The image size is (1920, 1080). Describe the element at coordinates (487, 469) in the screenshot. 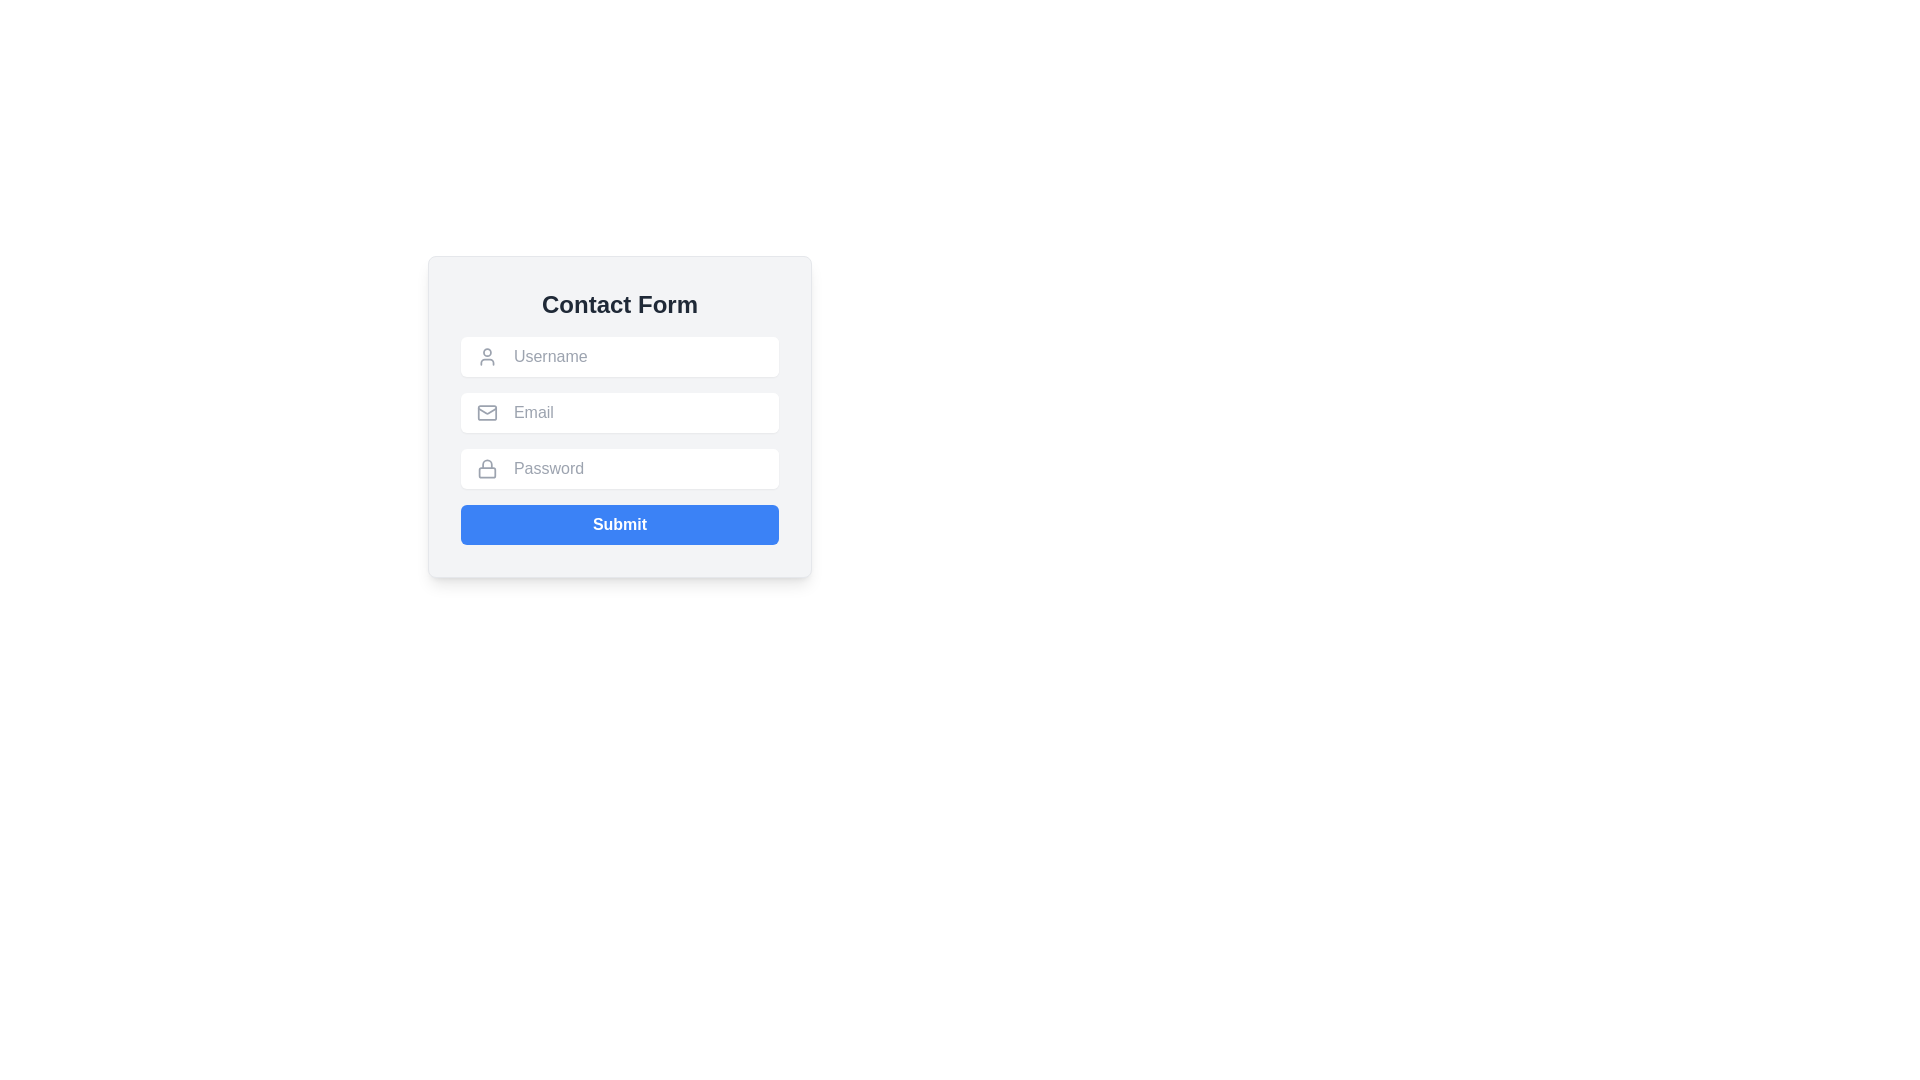

I see `the small gray lock icon located to the far-left within the password input field of the contact form, which indicates security or restricted access` at that location.